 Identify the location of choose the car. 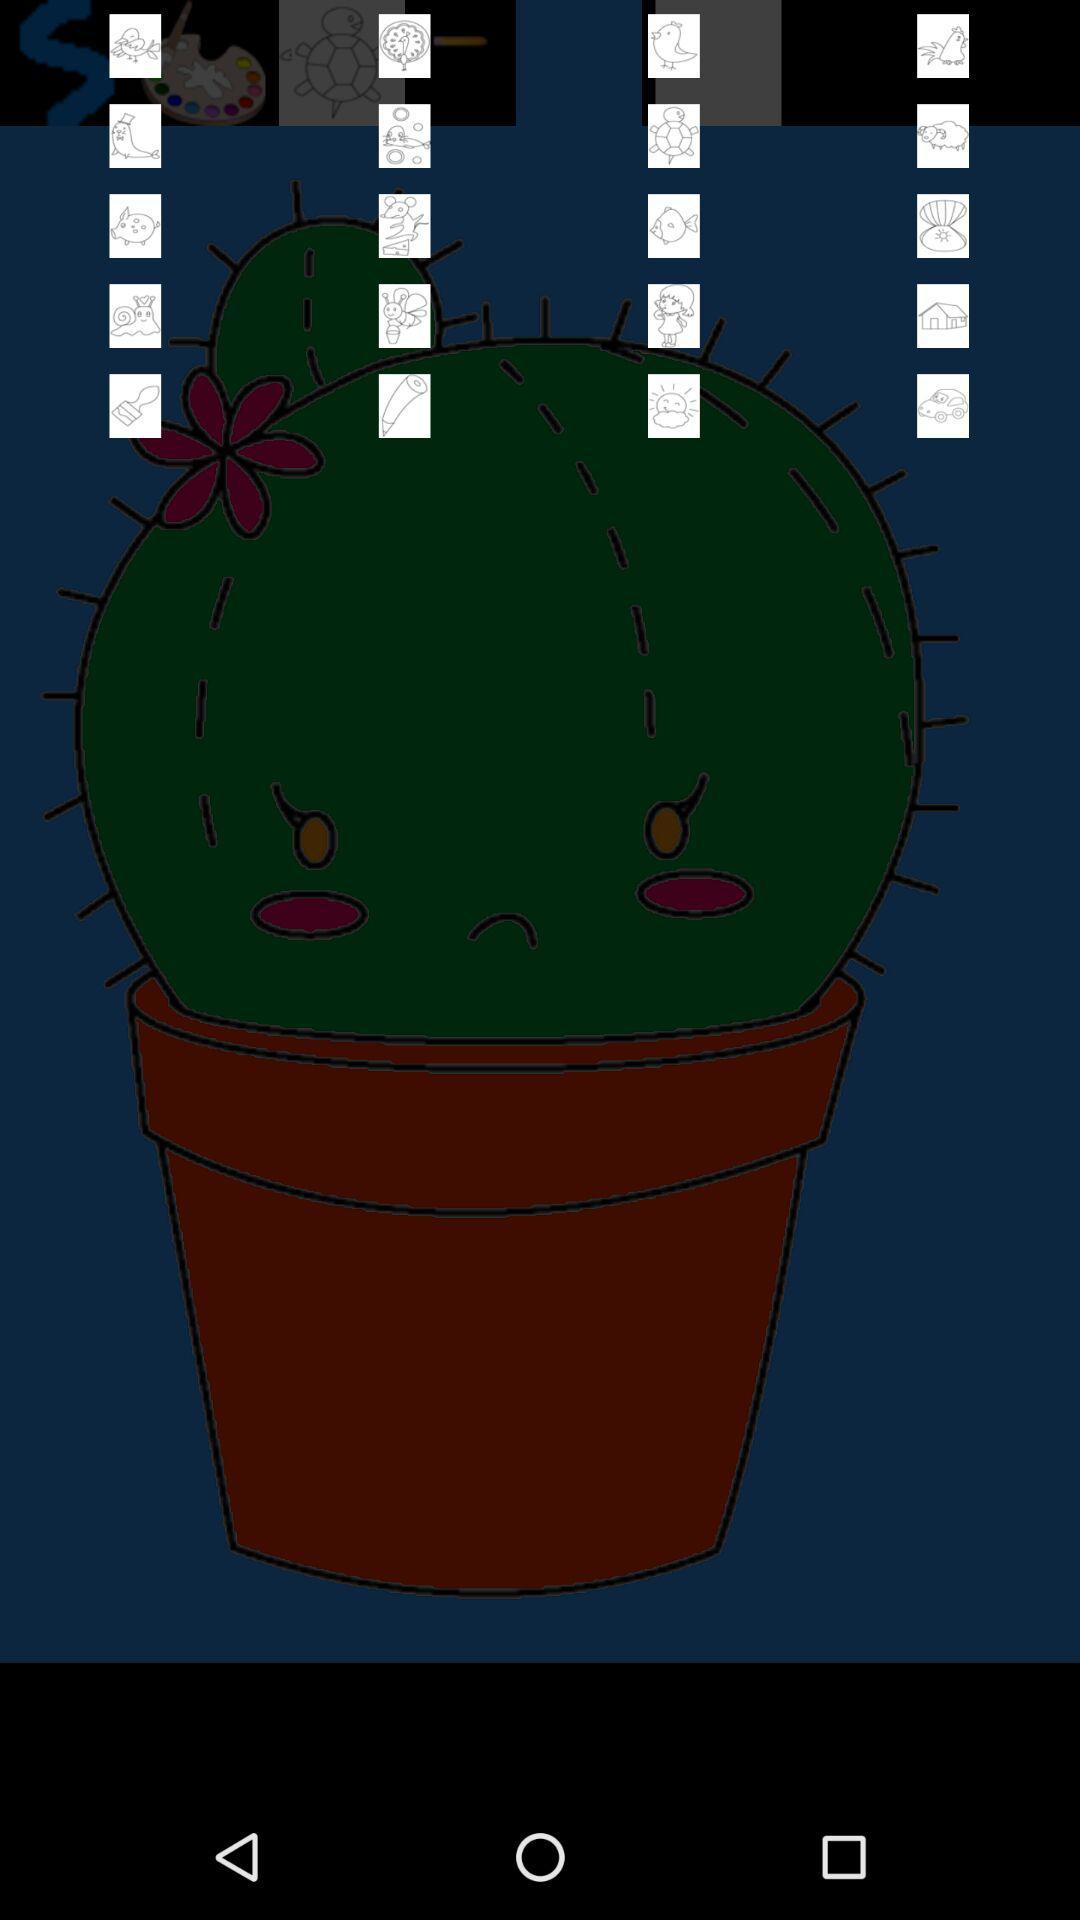
(943, 405).